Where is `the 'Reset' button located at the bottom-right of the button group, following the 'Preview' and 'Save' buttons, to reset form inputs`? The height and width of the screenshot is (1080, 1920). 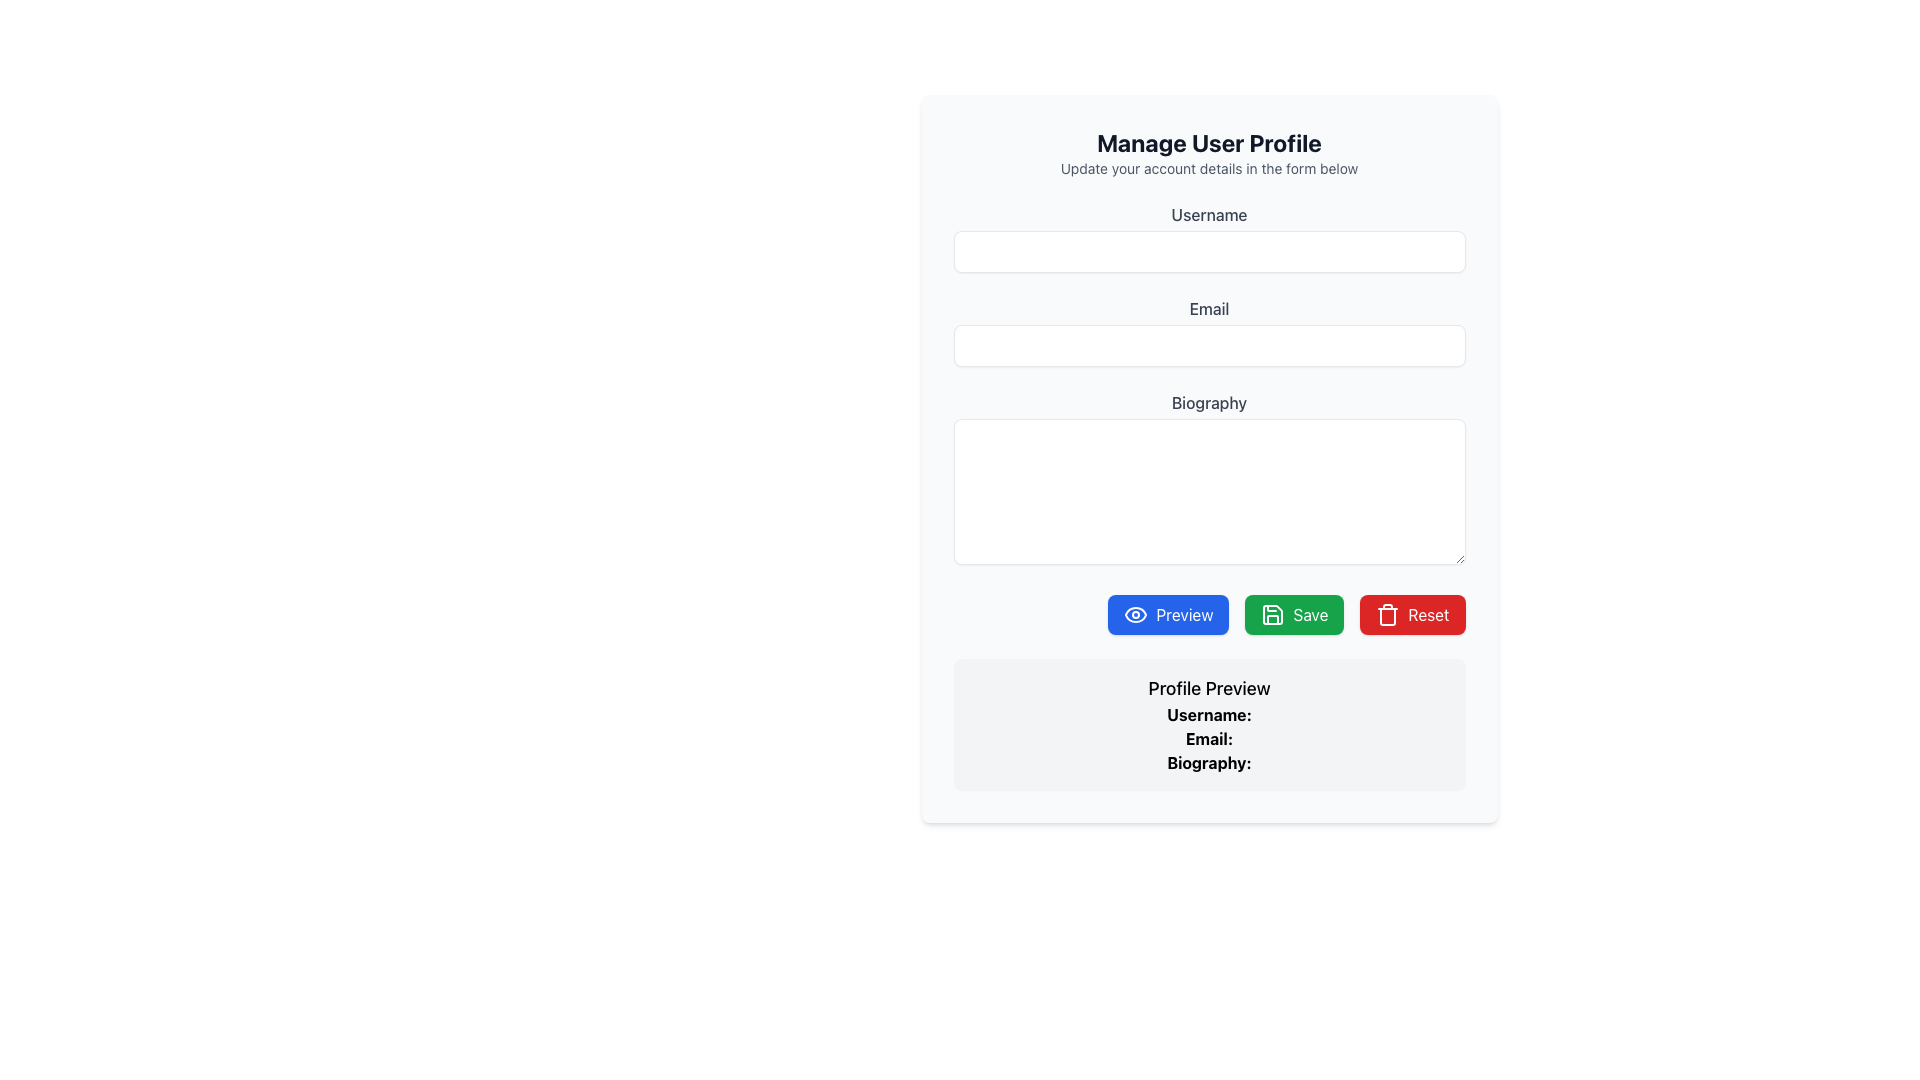
the 'Reset' button located at the bottom-right of the button group, following the 'Preview' and 'Save' buttons, to reset form inputs is located at coordinates (1427, 613).